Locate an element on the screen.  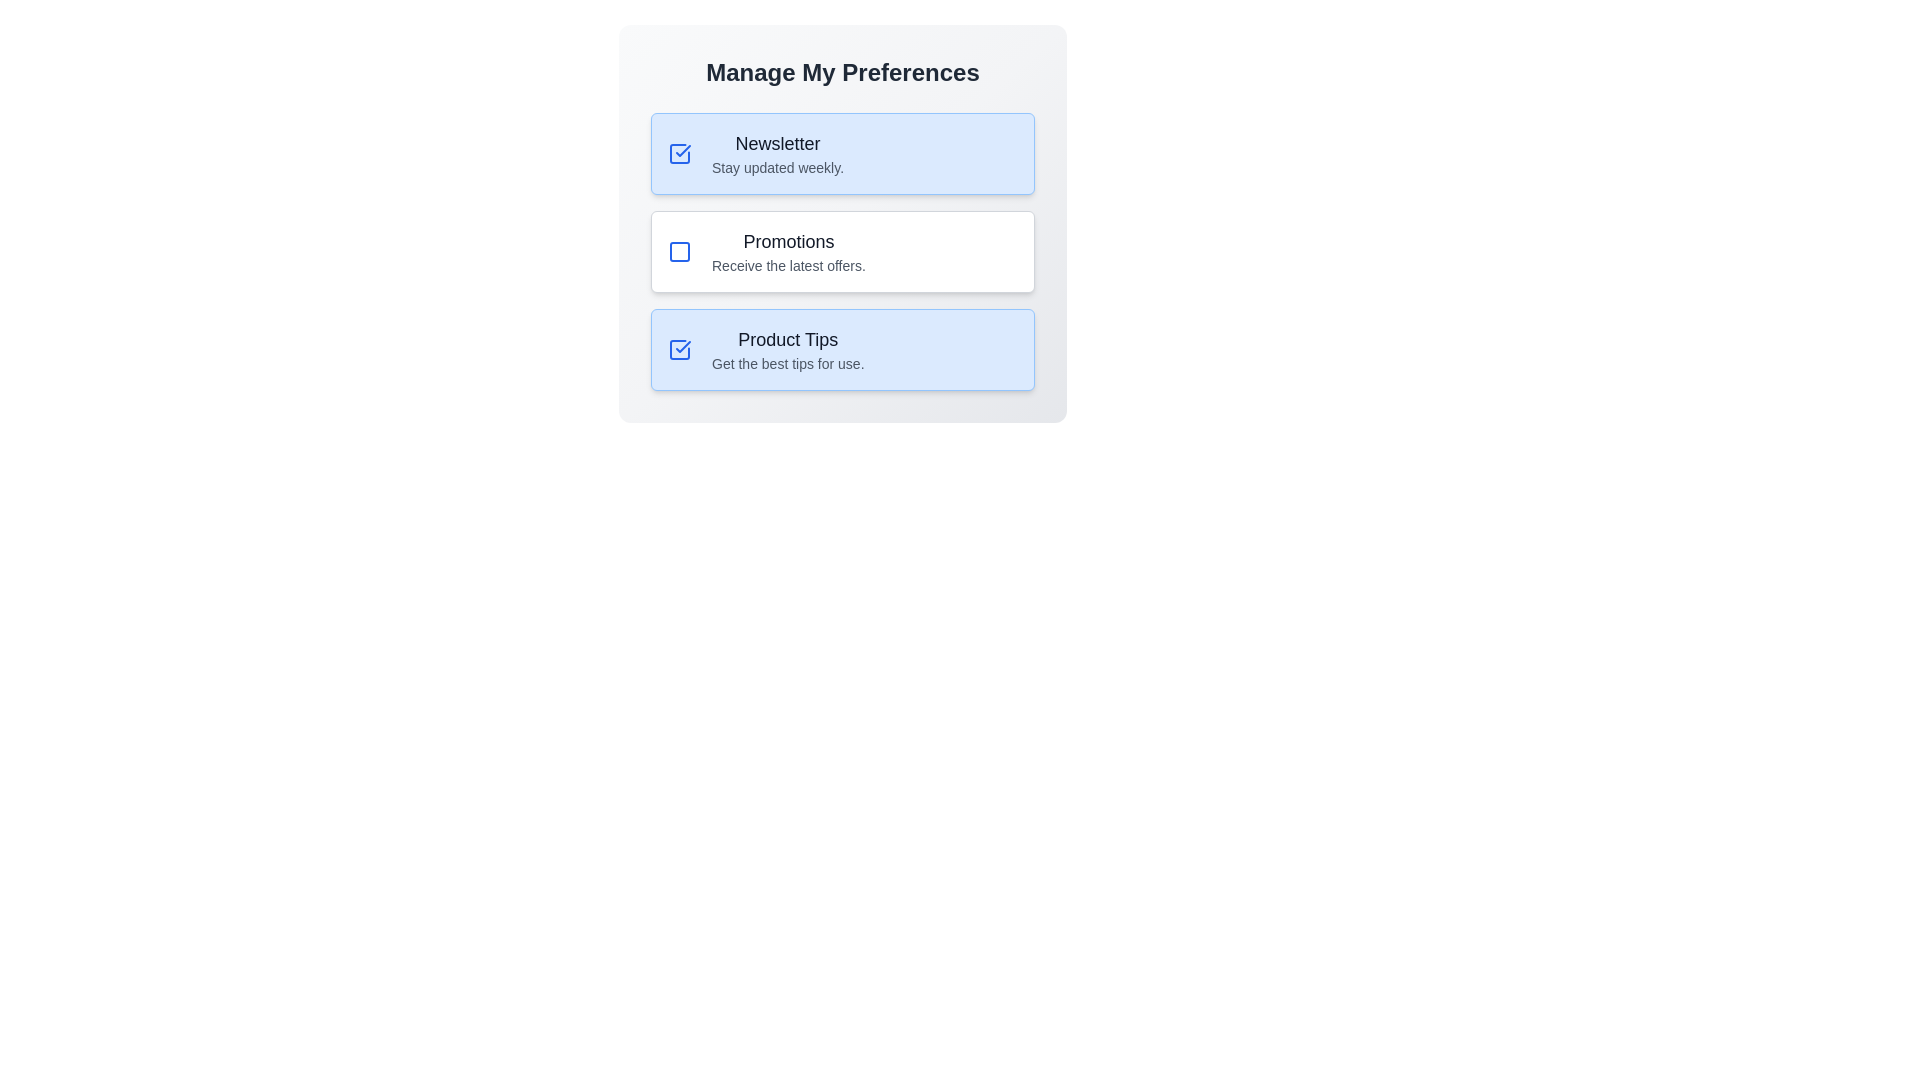
the checkbox of the 'Product Tips' selectable list item is located at coordinates (843, 349).